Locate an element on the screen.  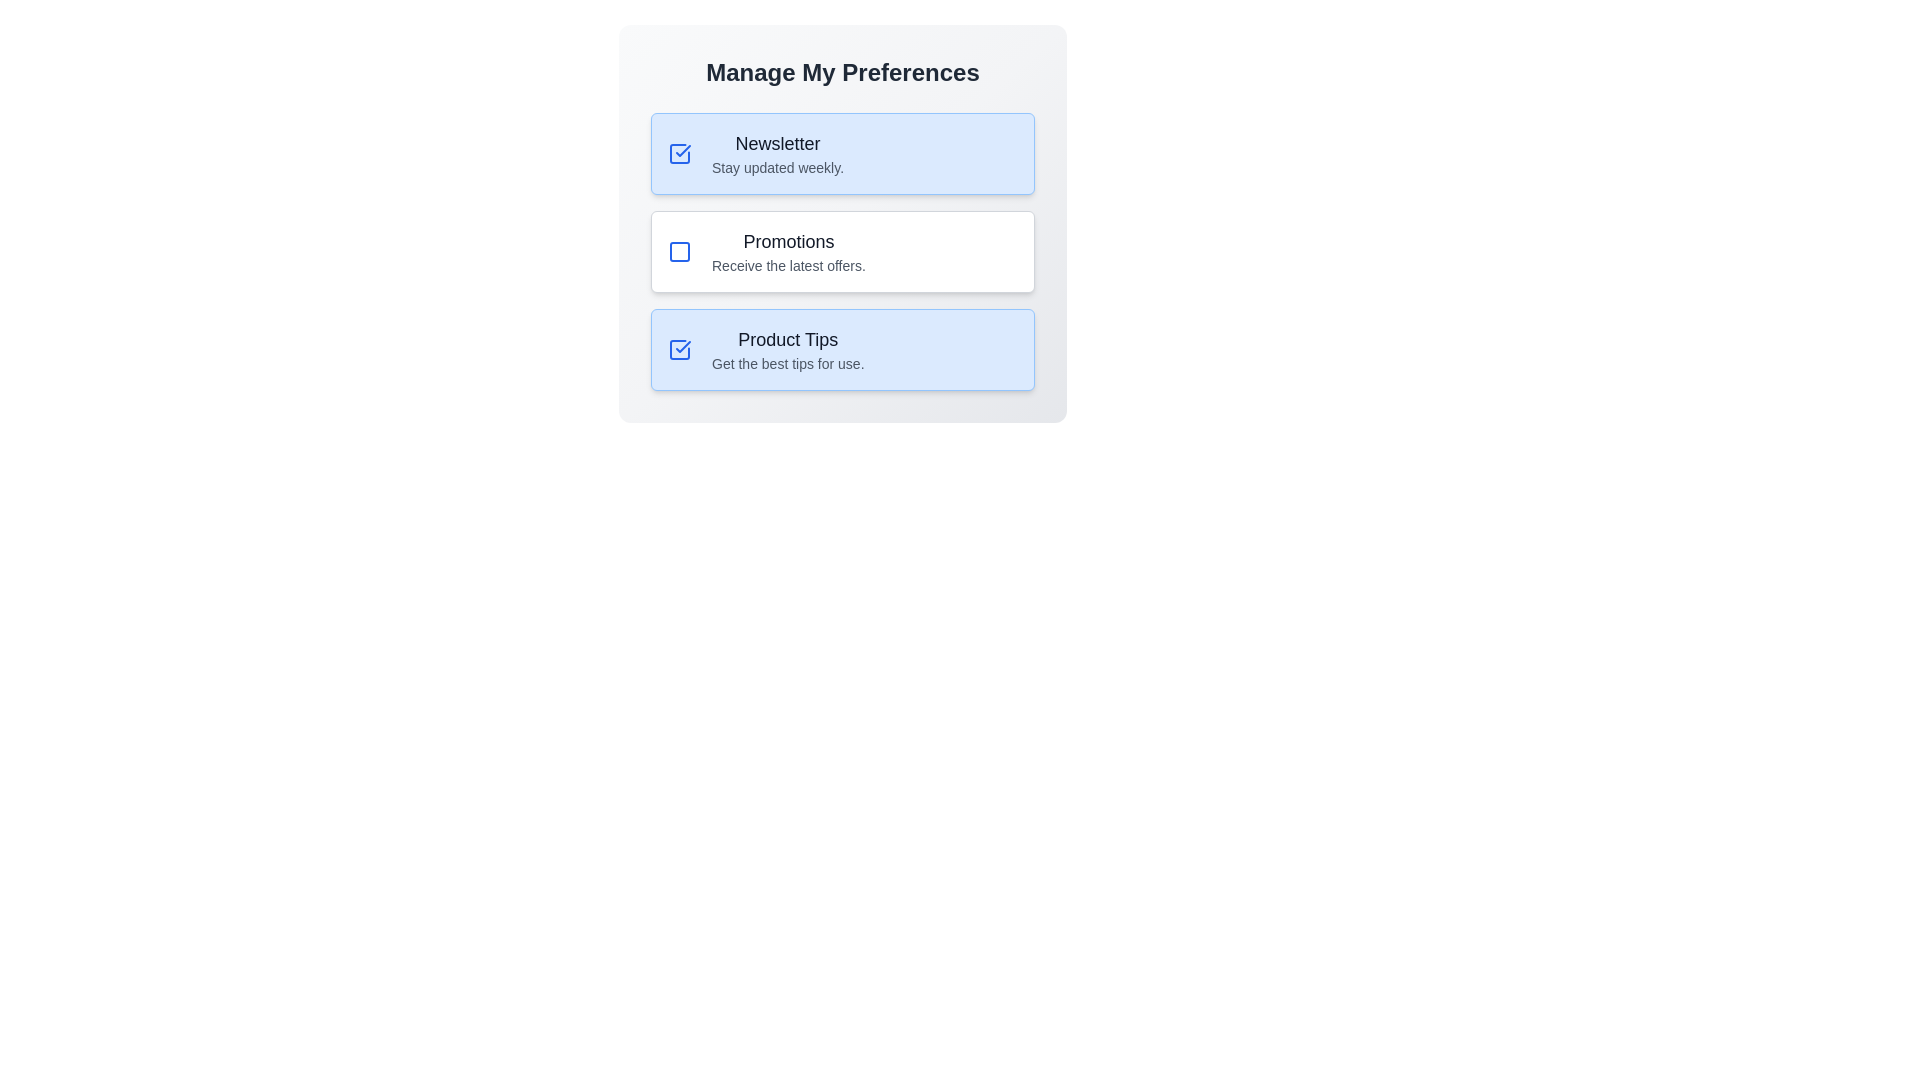
the checkbox of the 'Product Tips' selectable list item is located at coordinates (843, 349).